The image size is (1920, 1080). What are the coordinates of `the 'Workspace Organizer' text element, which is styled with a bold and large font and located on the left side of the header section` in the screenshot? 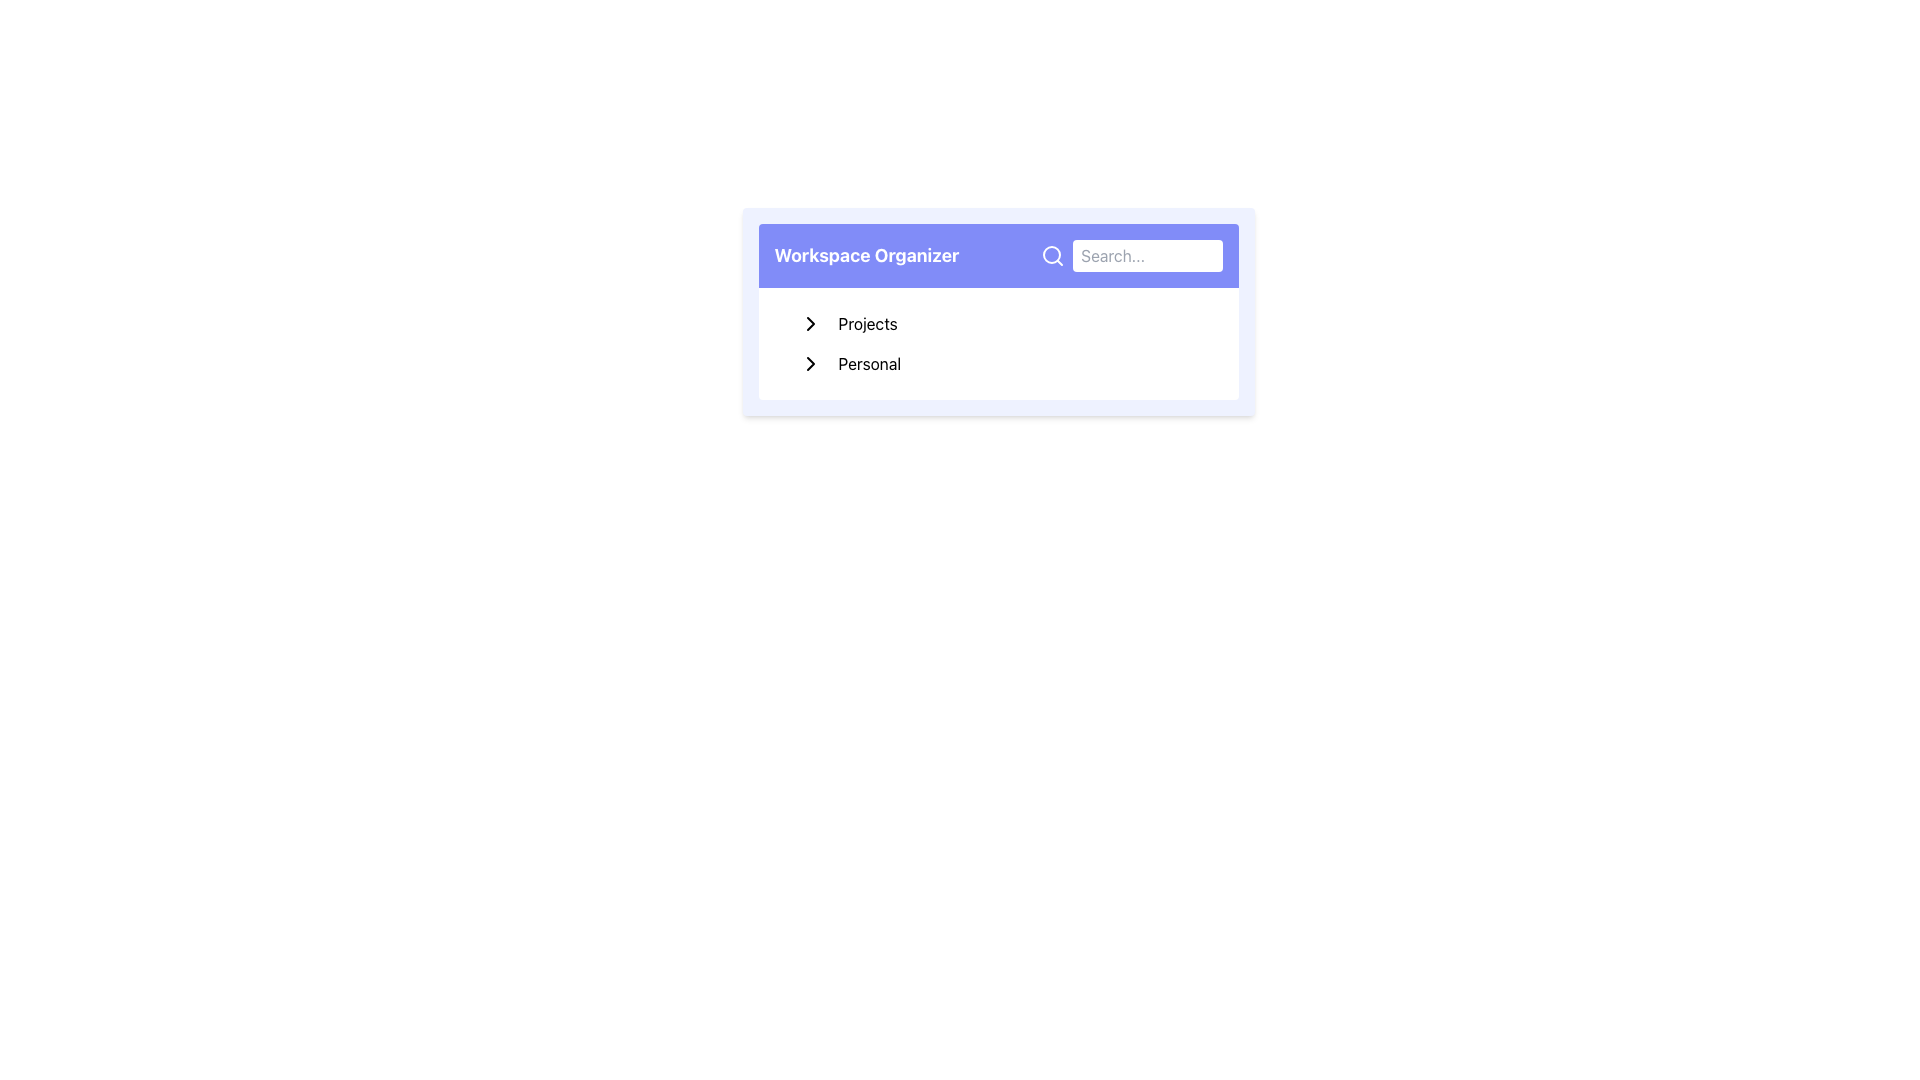 It's located at (866, 254).